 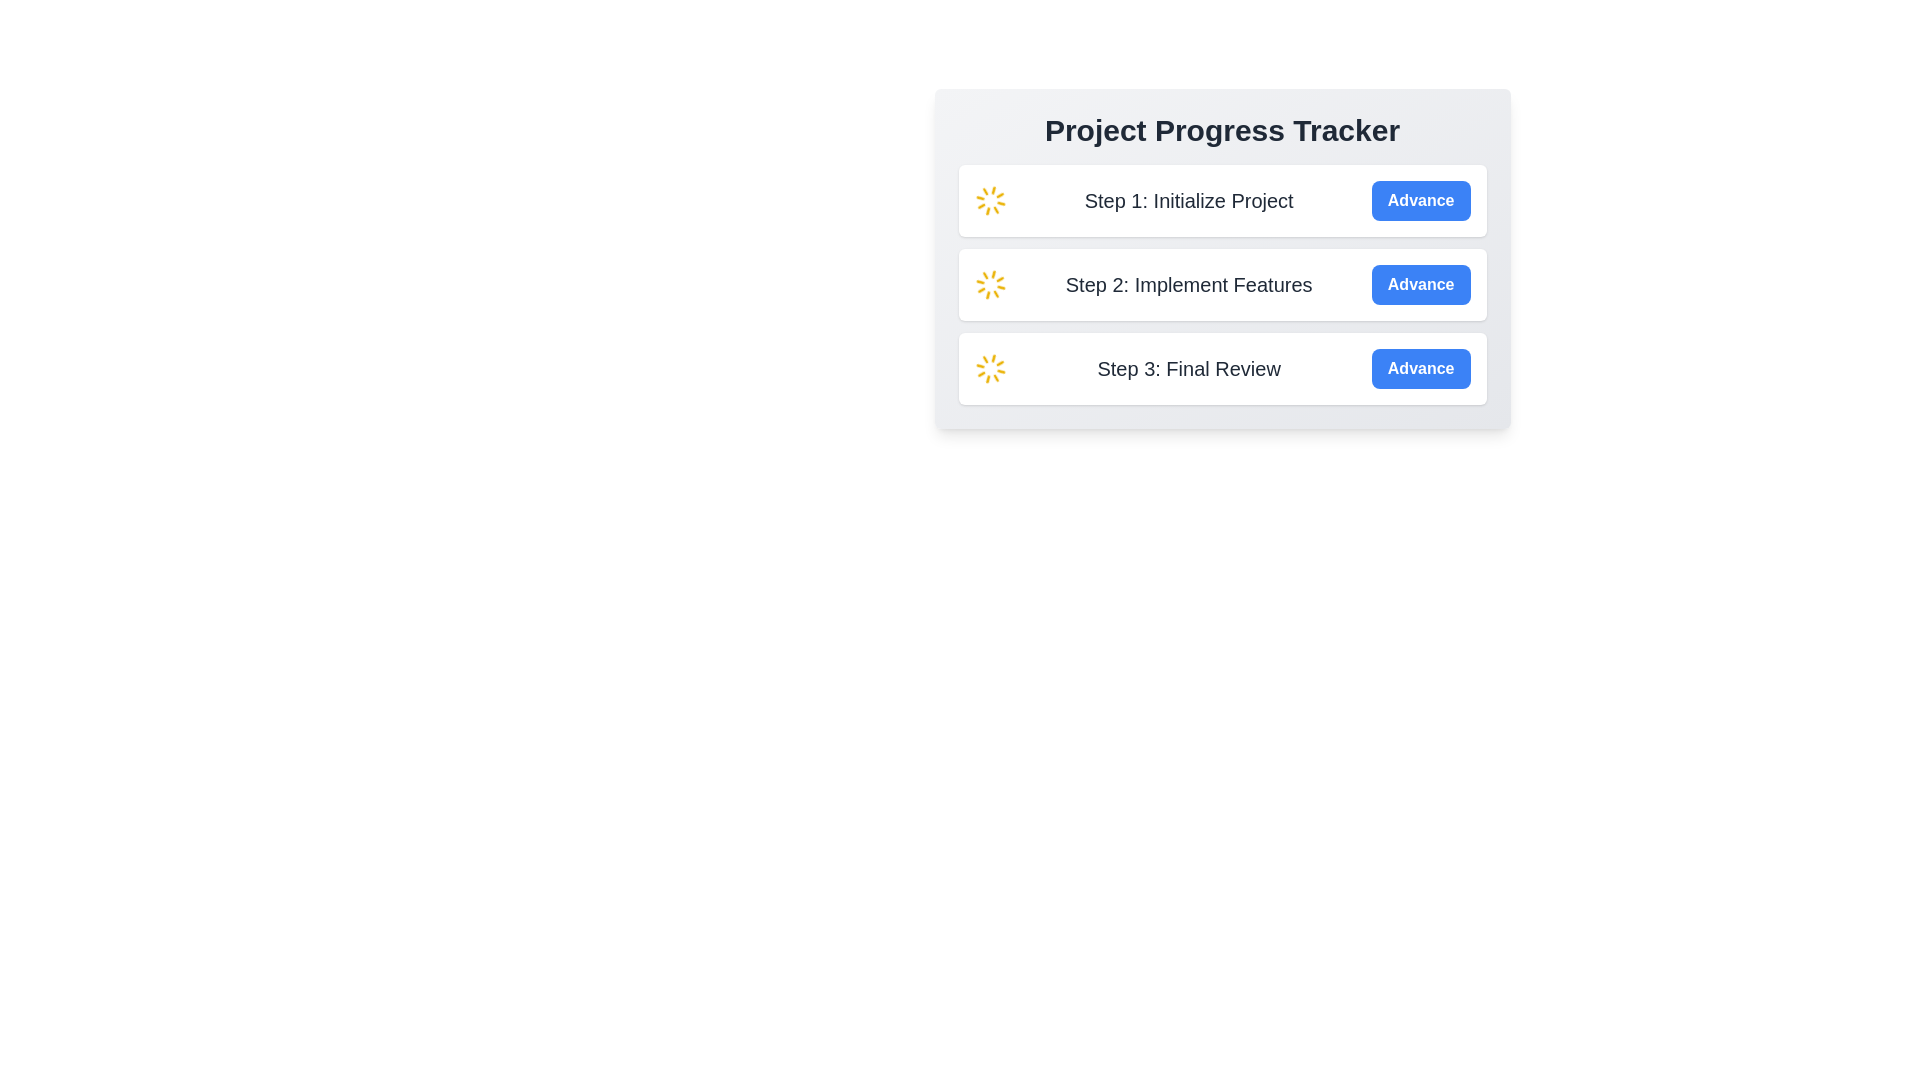 I want to click on text from the title Text block located at the top of the containing card, which provides context for the project progress tracker, so click(x=1221, y=131).